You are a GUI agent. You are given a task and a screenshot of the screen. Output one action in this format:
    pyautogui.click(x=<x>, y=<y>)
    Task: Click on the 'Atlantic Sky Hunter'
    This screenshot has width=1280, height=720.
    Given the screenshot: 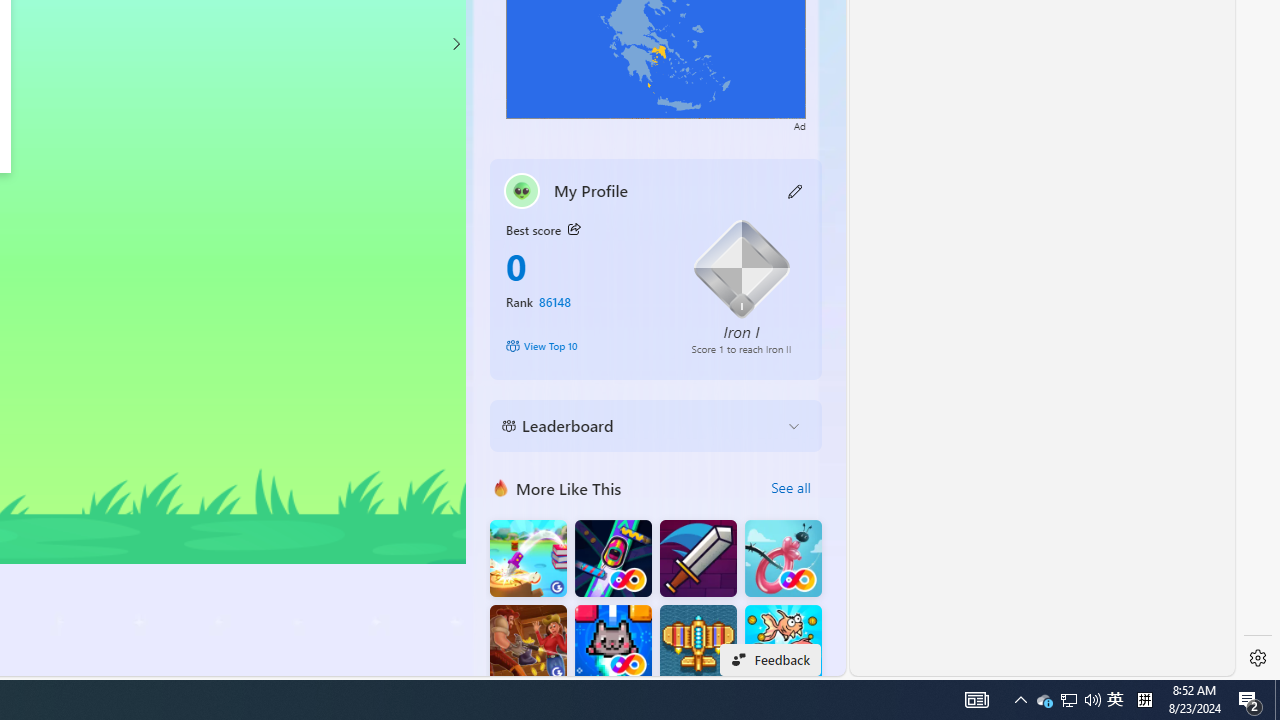 What is the action you would take?
    pyautogui.click(x=698, y=643)
    